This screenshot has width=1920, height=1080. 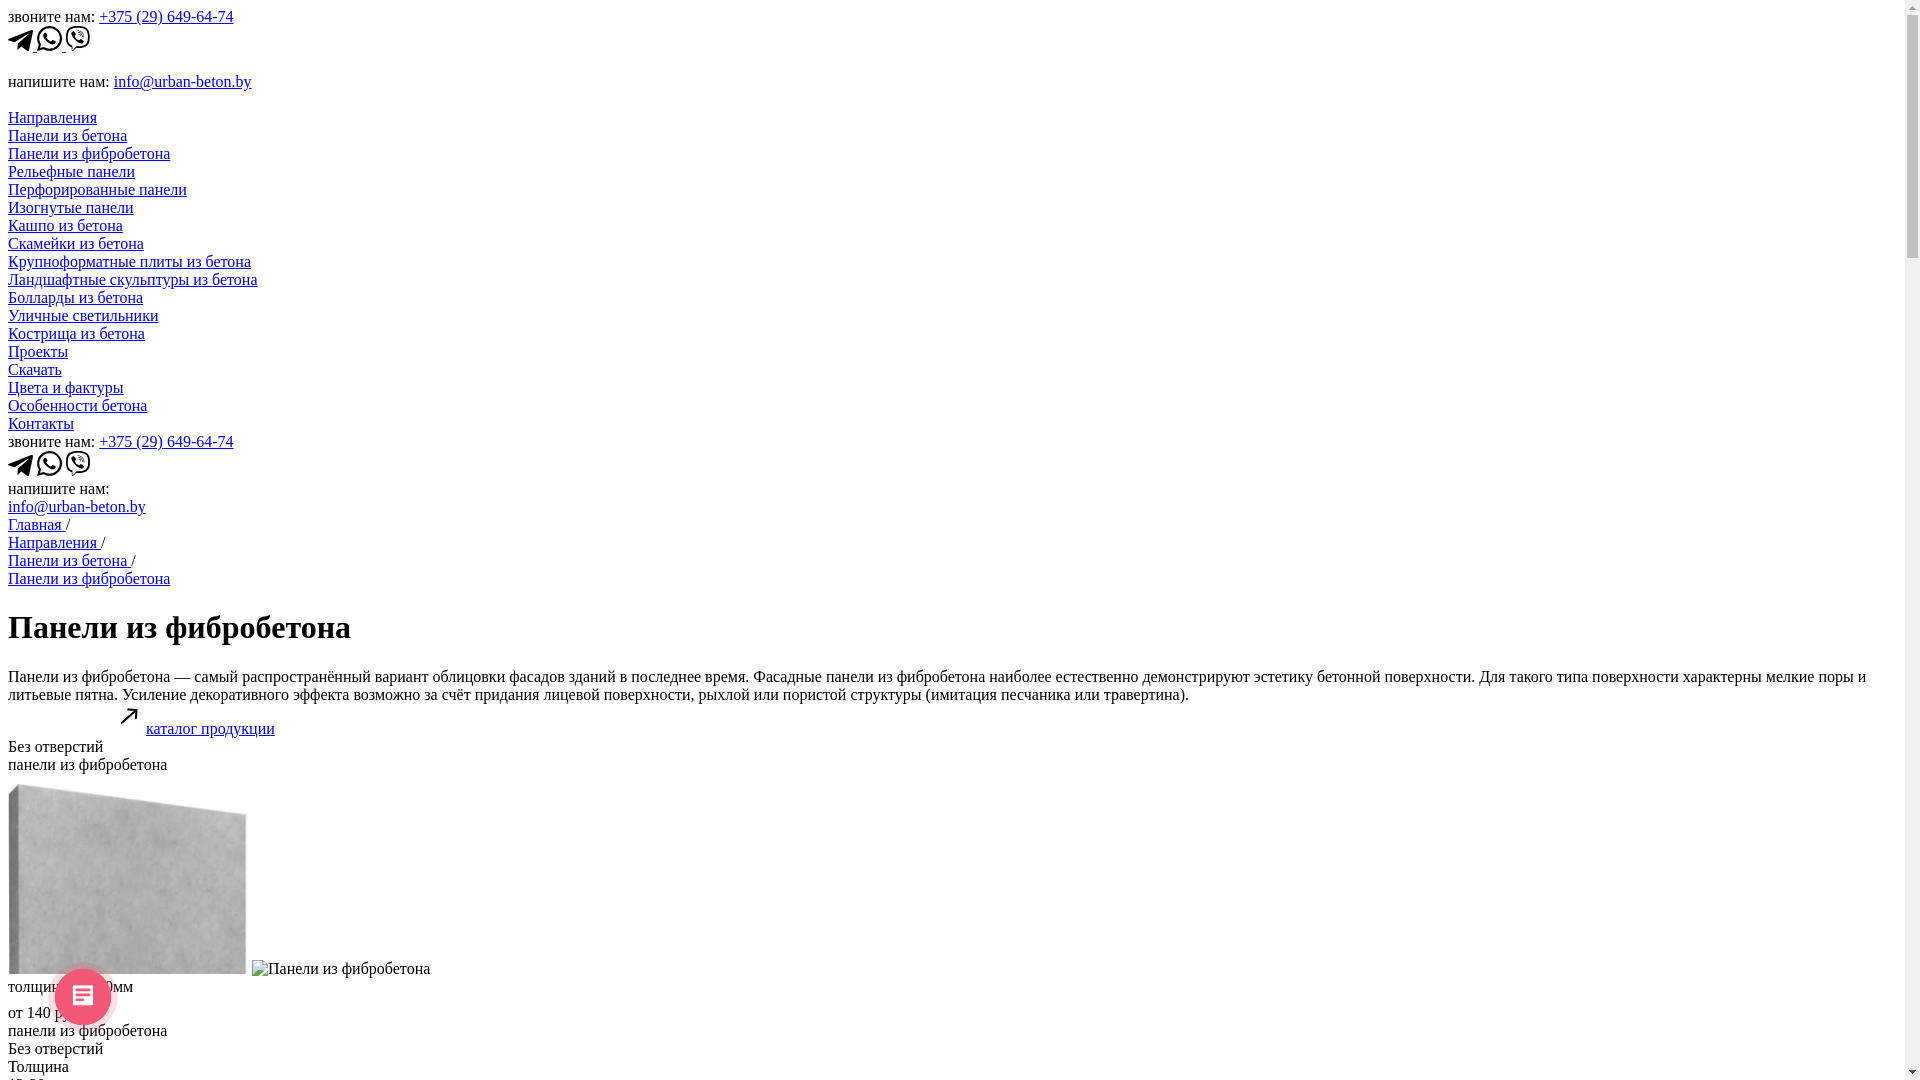 I want to click on 'info@urban-beton.by', so click(x=182, y=80).